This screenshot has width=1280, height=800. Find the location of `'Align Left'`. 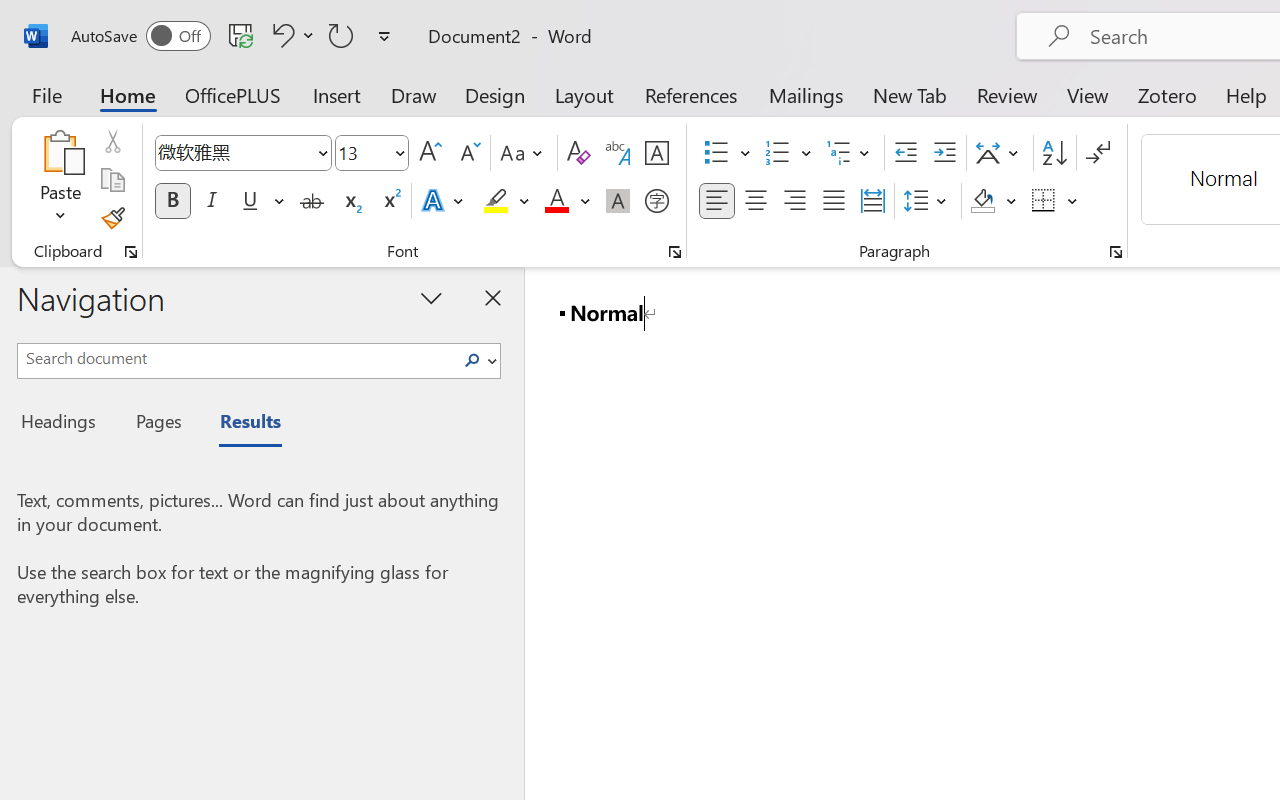

'Align Left' is located at coordinates (716, 201).